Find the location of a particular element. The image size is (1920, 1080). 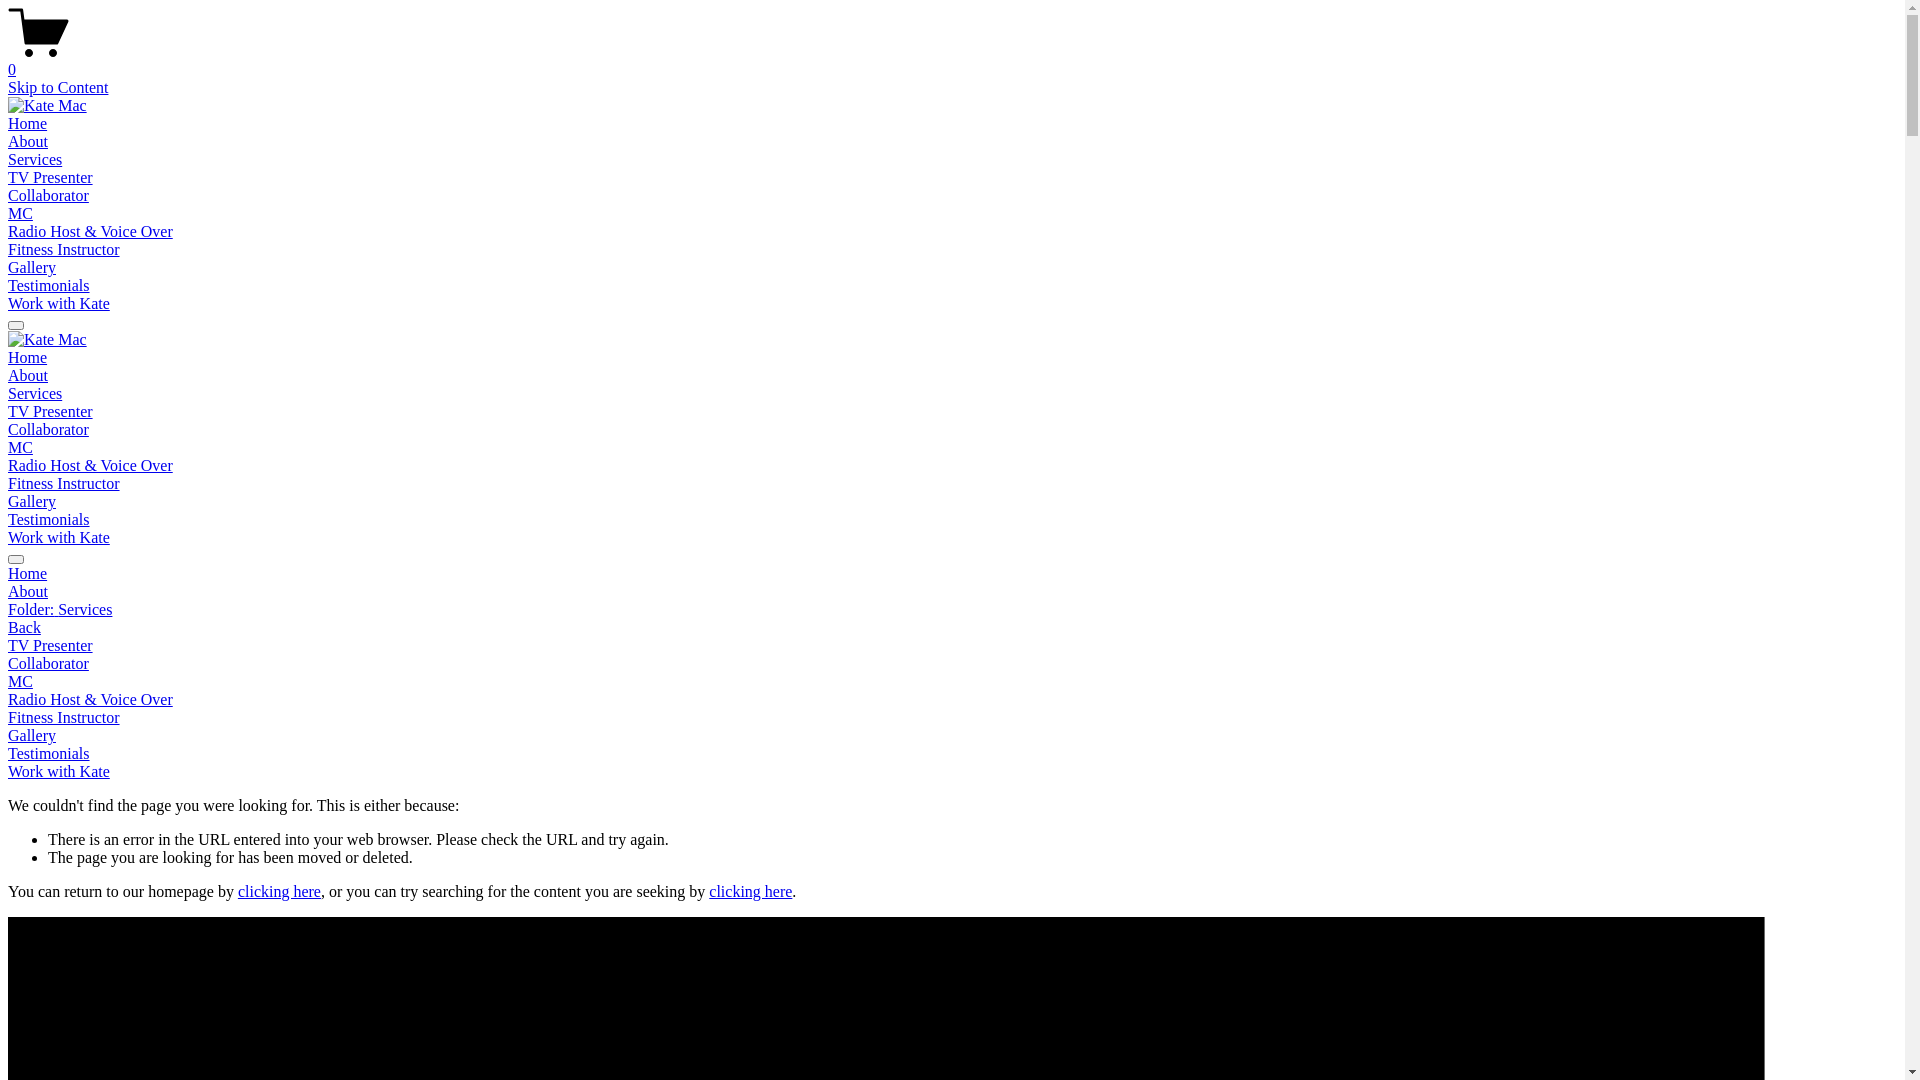

'Services' is located at coordinates (8, 393).